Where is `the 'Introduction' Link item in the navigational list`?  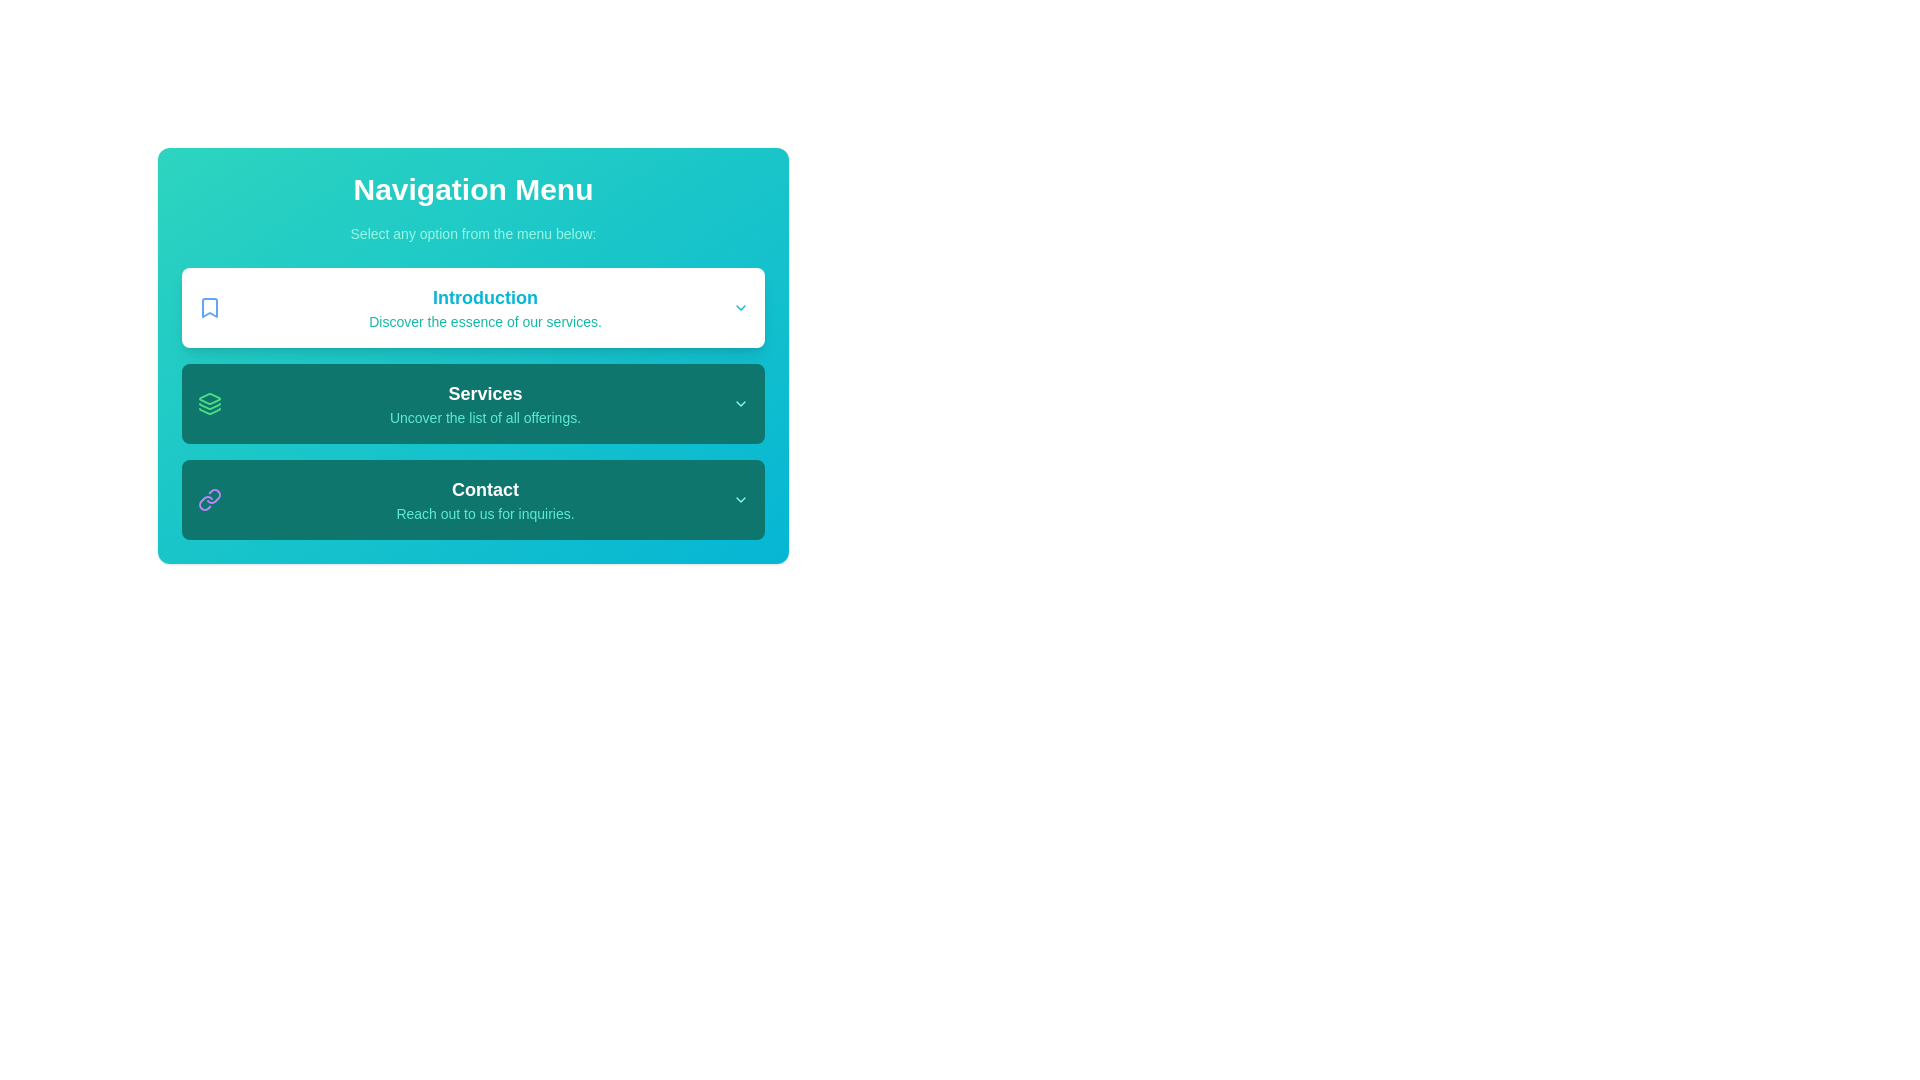
the 'Introduction' Link item in the navigational list is located at coordinates (472, 308).